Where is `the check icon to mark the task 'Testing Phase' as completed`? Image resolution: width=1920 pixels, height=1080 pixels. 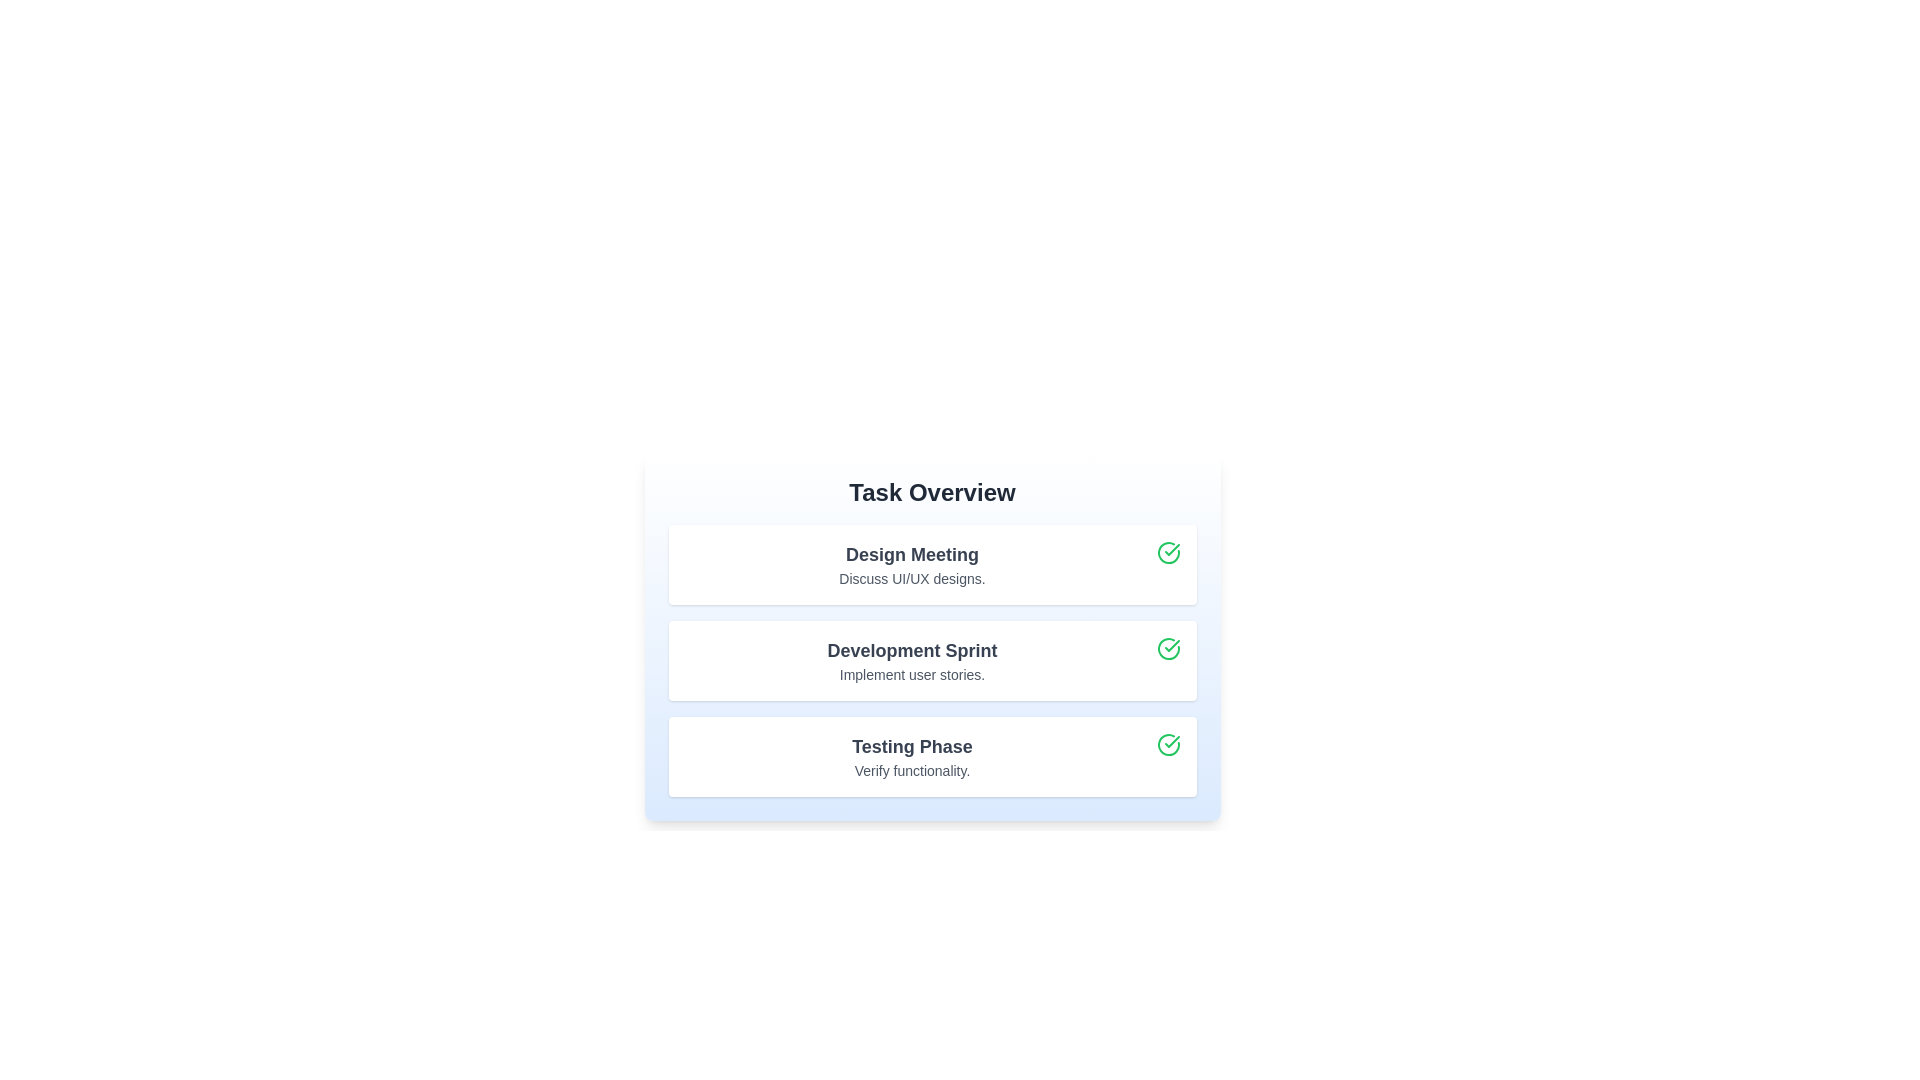
the check icon to mark the task 'Testing Phase' as completed is located at coordinates (1168, 744).